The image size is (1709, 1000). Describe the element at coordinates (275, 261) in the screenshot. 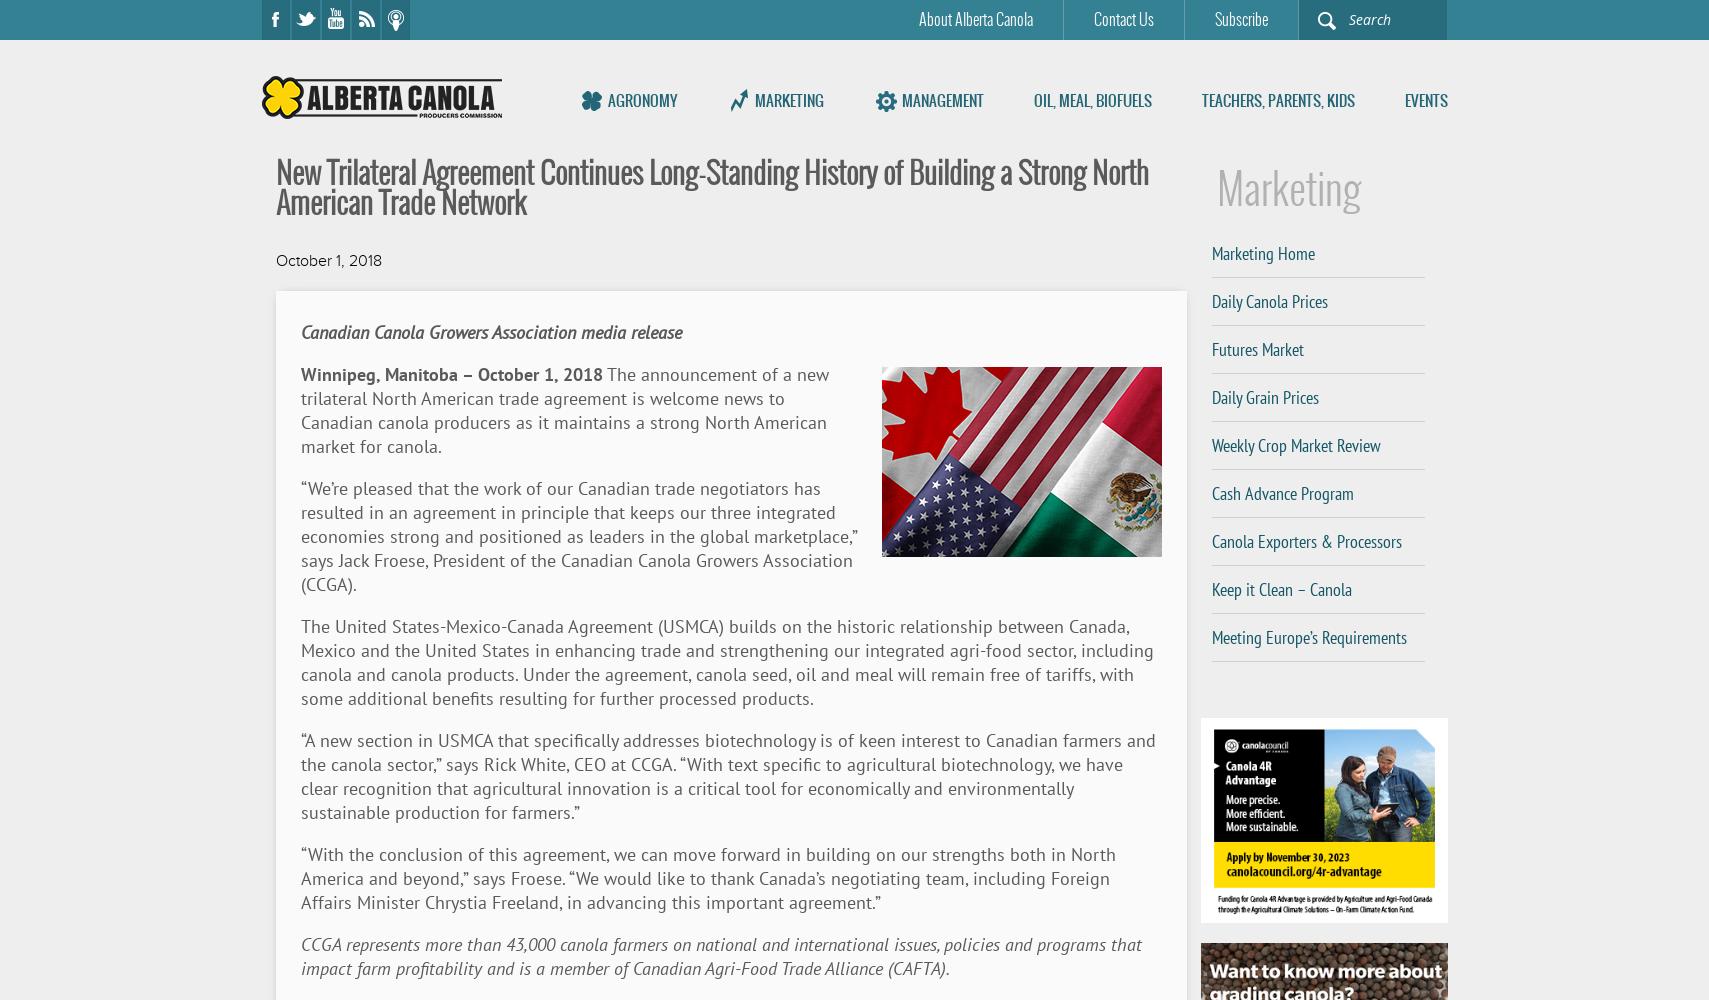

I see `'October 1, 2018'` at that location.